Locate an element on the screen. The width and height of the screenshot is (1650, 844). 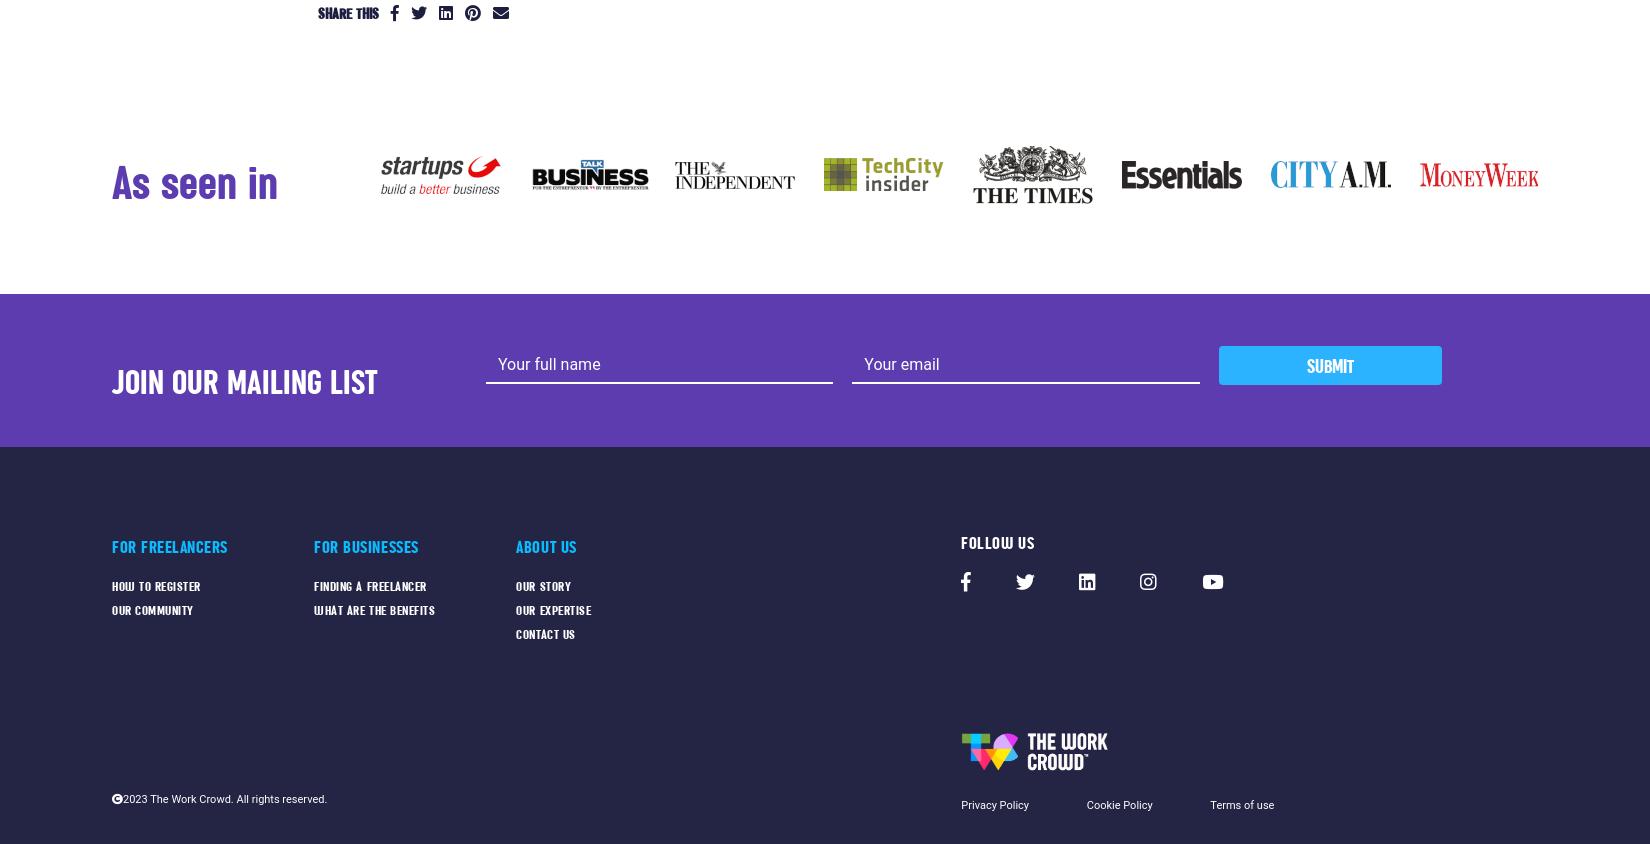
'FOR BUSINESSES' is located at coordinates (365, 546).